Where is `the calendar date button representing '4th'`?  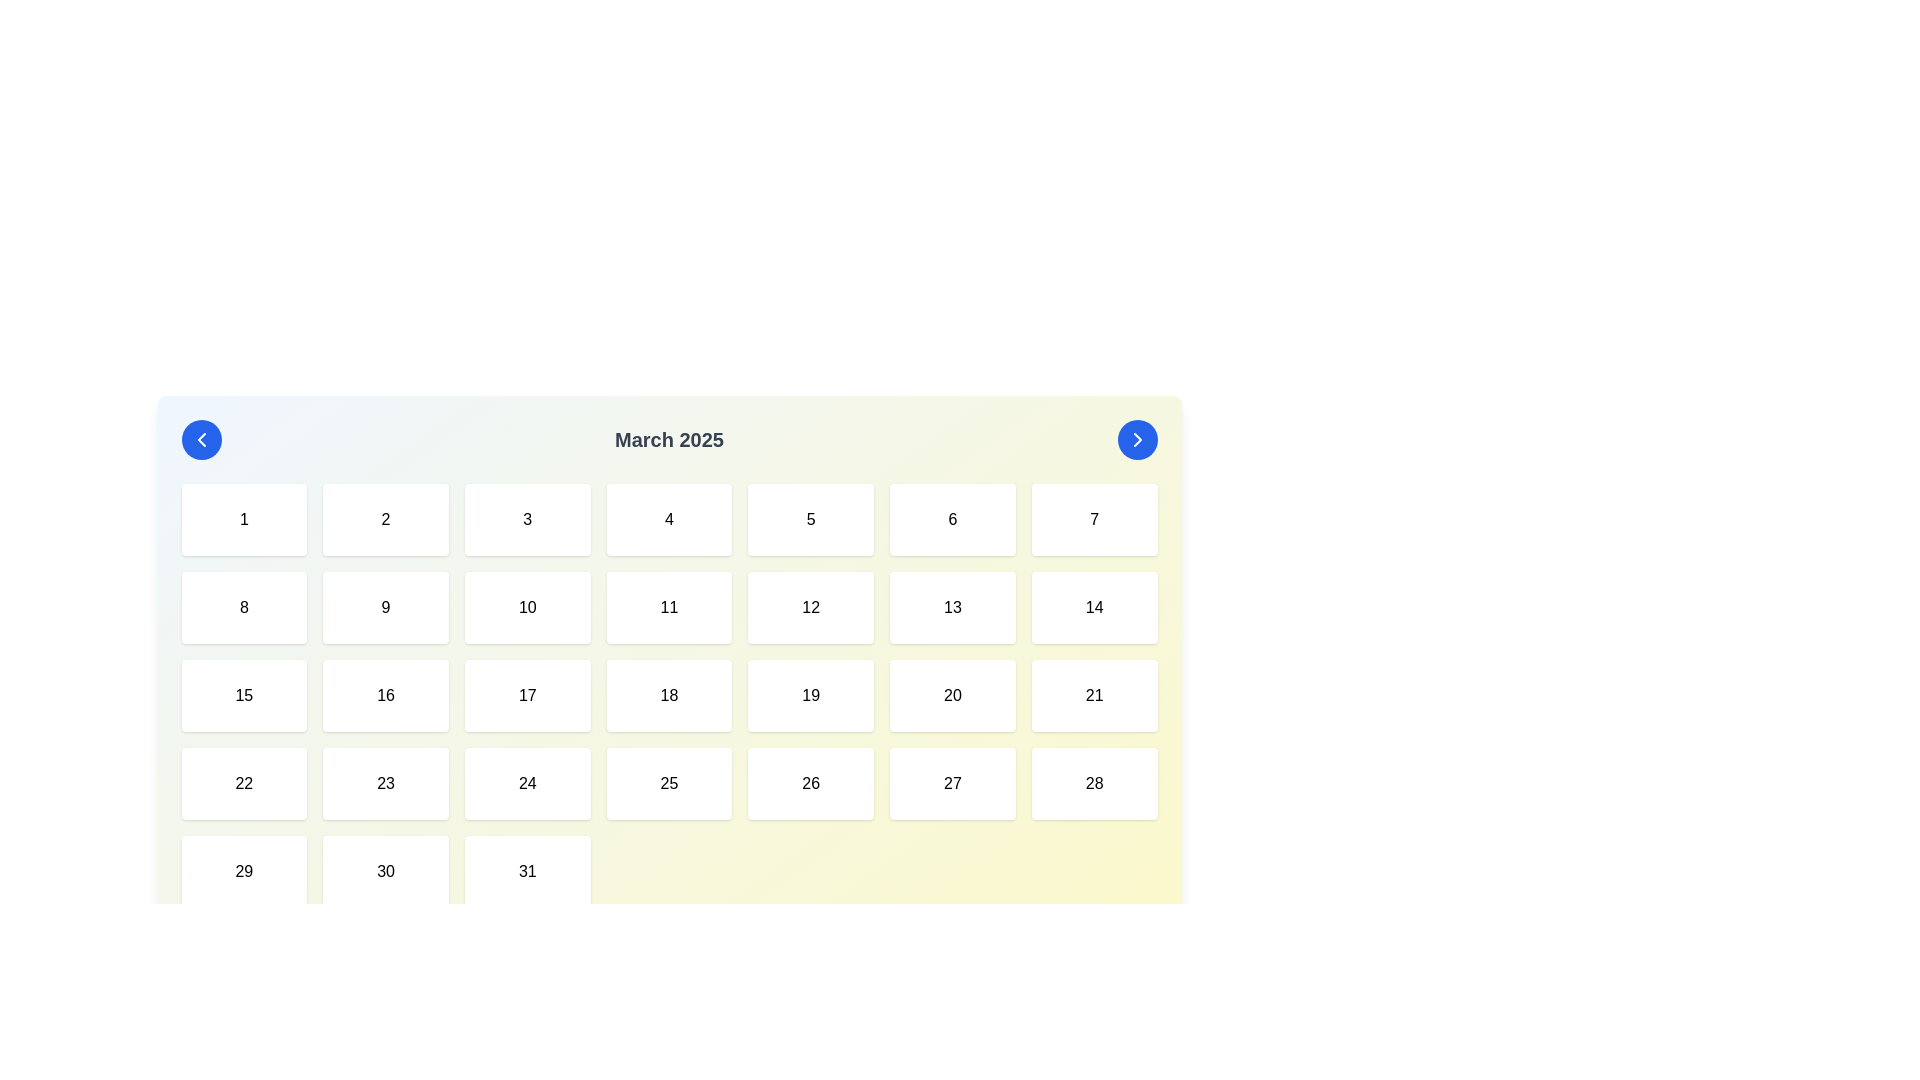
the calendar date button representing '4th' is located at coordinates (669, 519).